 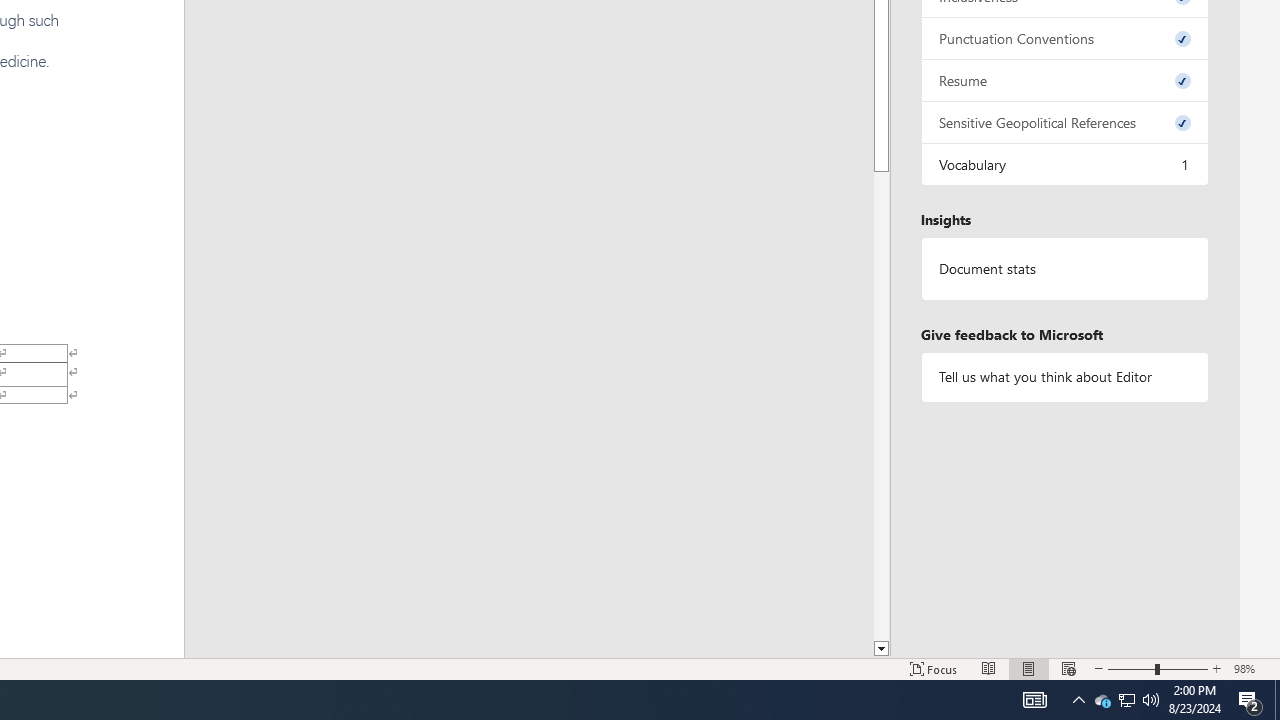 What do you see at coordinates (1063, 268) in the screenshot?
I see `'Document statistics'` at bounding box center [1063, 268].